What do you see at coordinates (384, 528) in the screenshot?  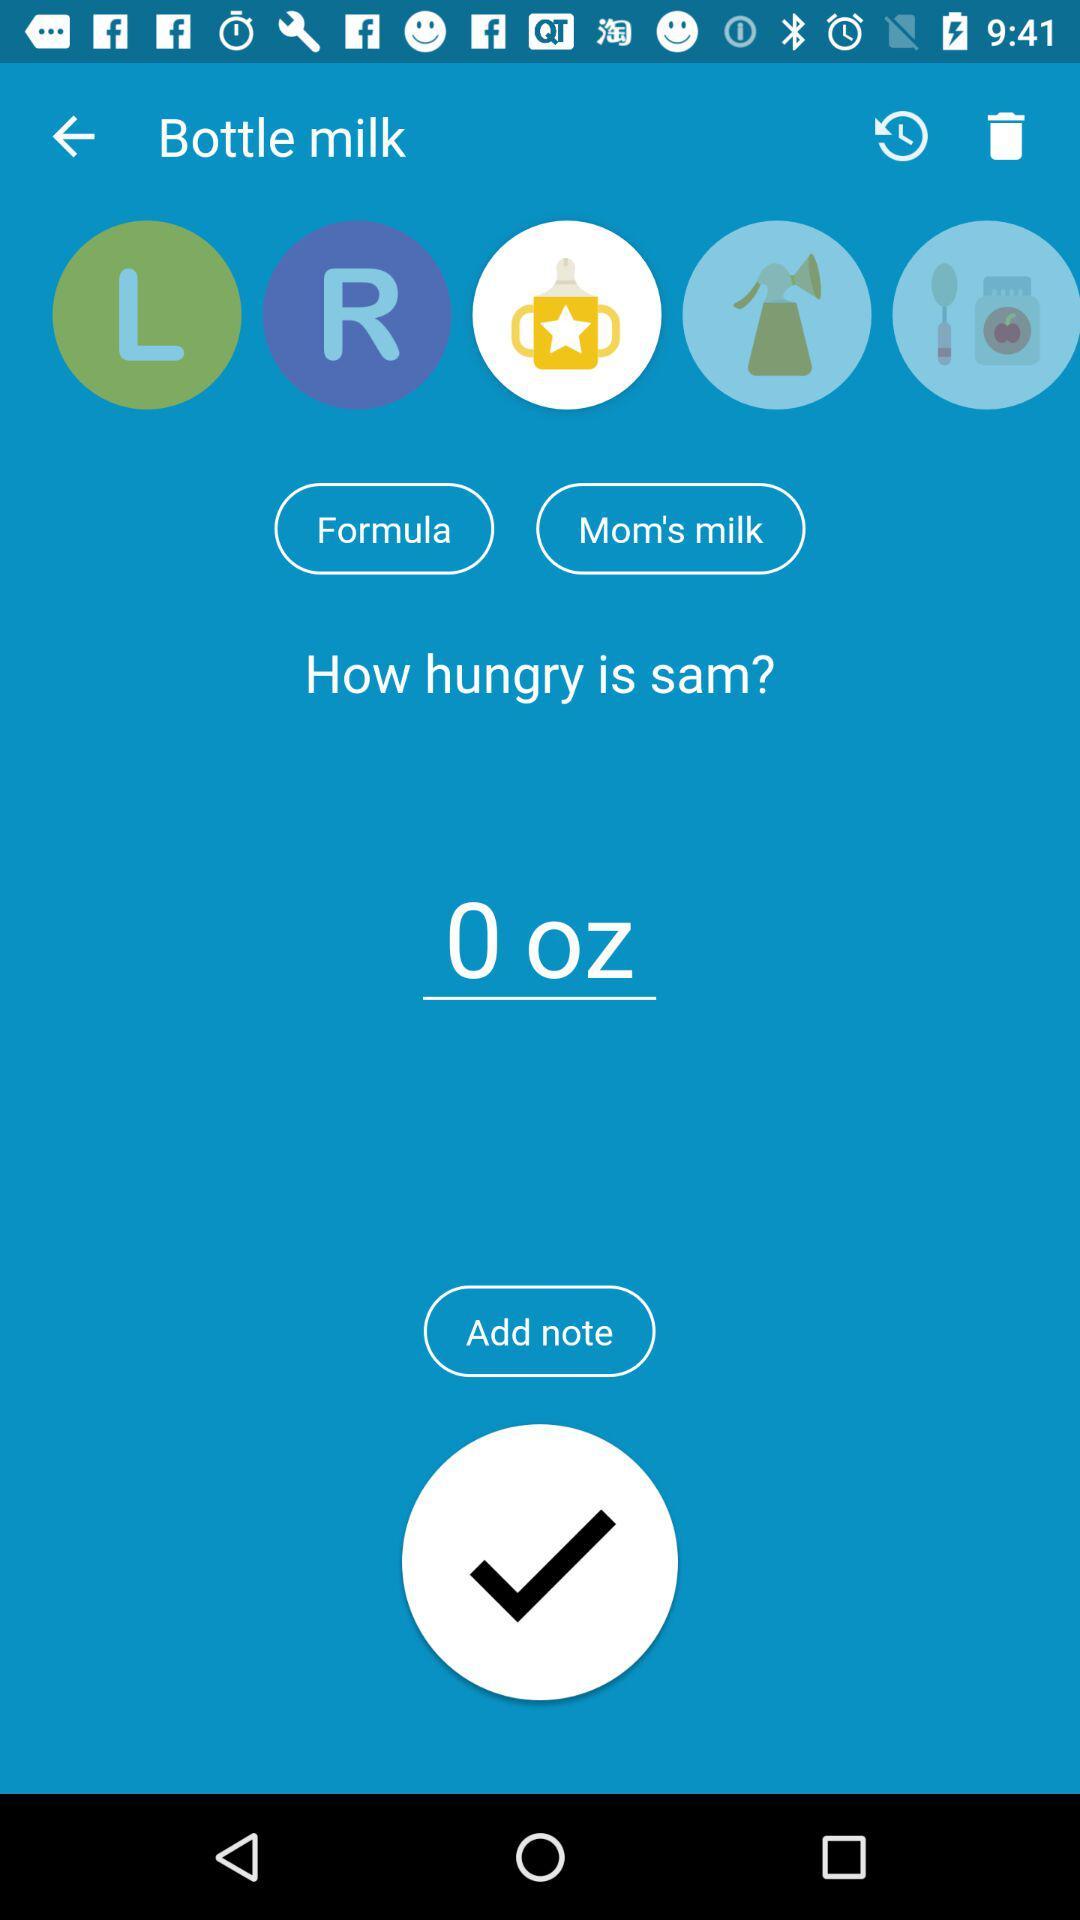 I see `icon next to the mom's milk item` at bounding box center [384, 528].